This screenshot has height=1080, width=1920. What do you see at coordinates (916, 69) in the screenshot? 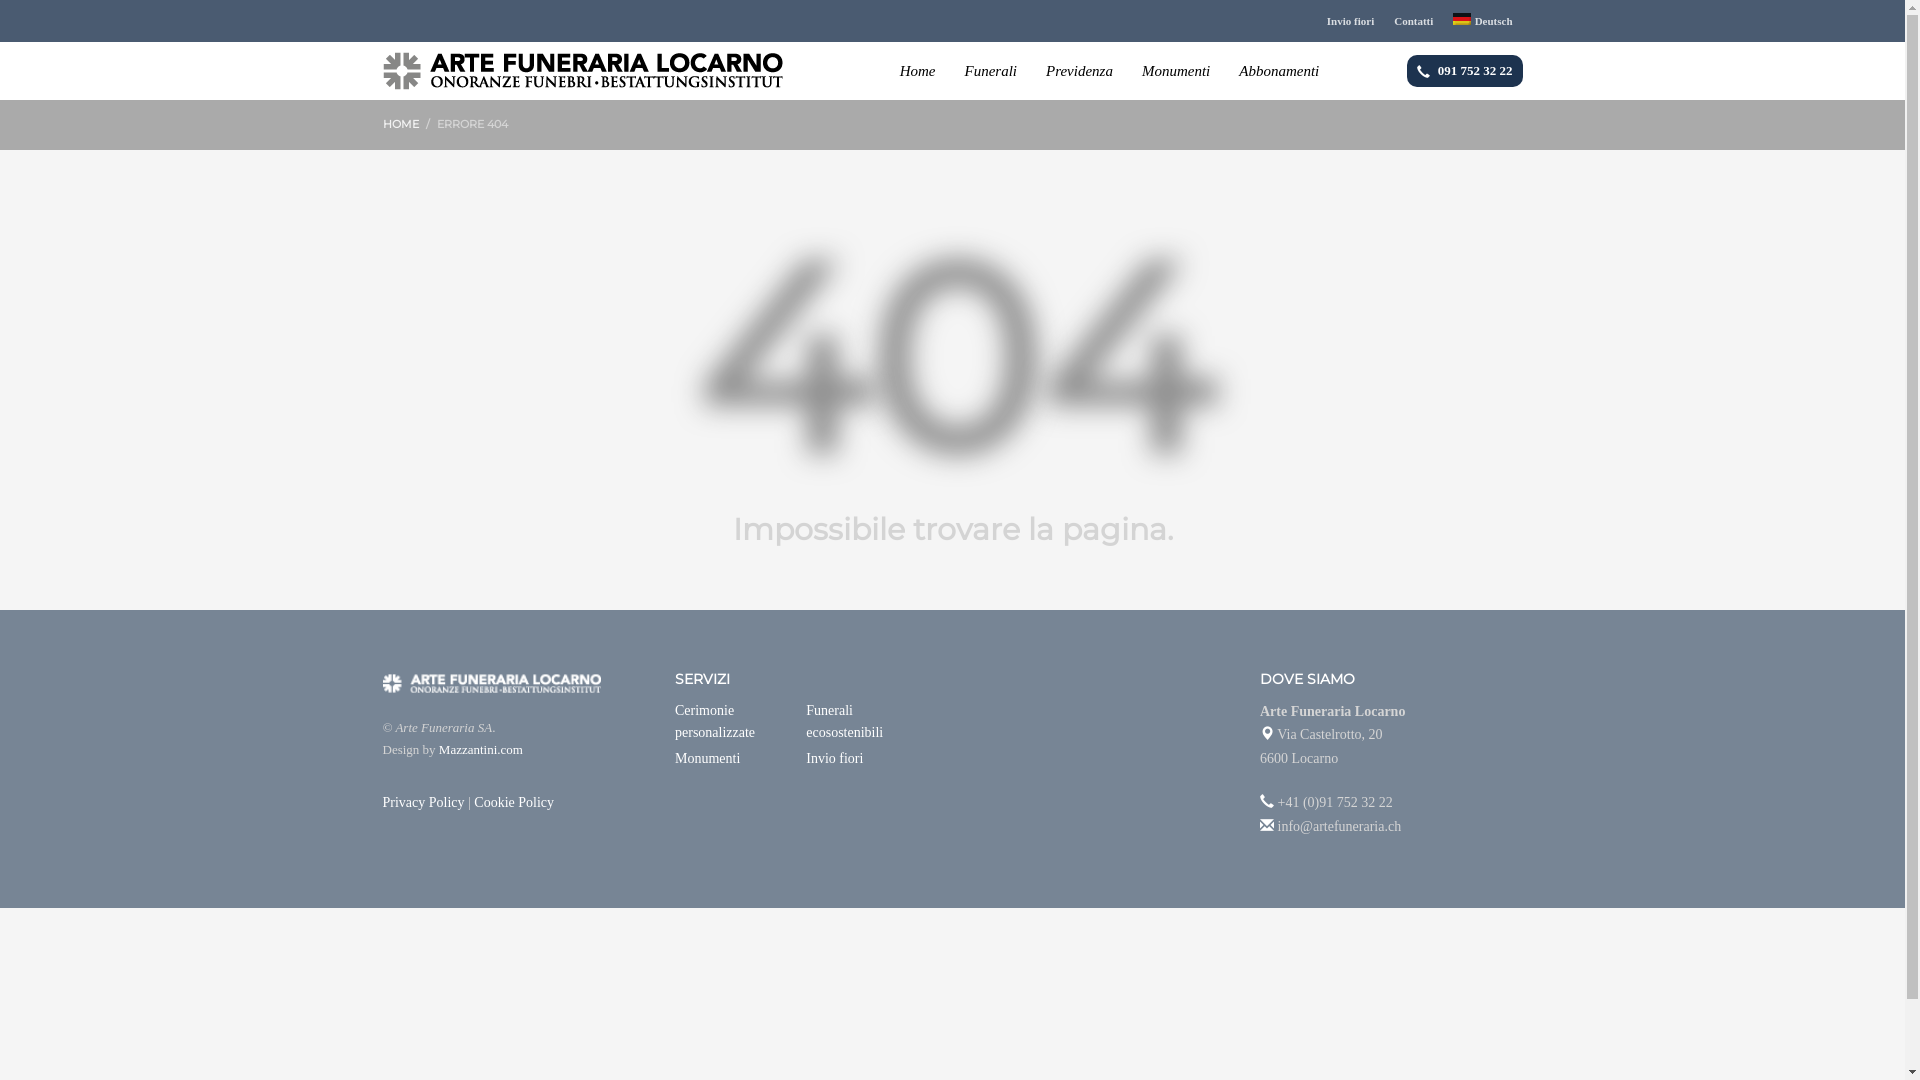
I see `'Home'` at bounding box center [916, 69].